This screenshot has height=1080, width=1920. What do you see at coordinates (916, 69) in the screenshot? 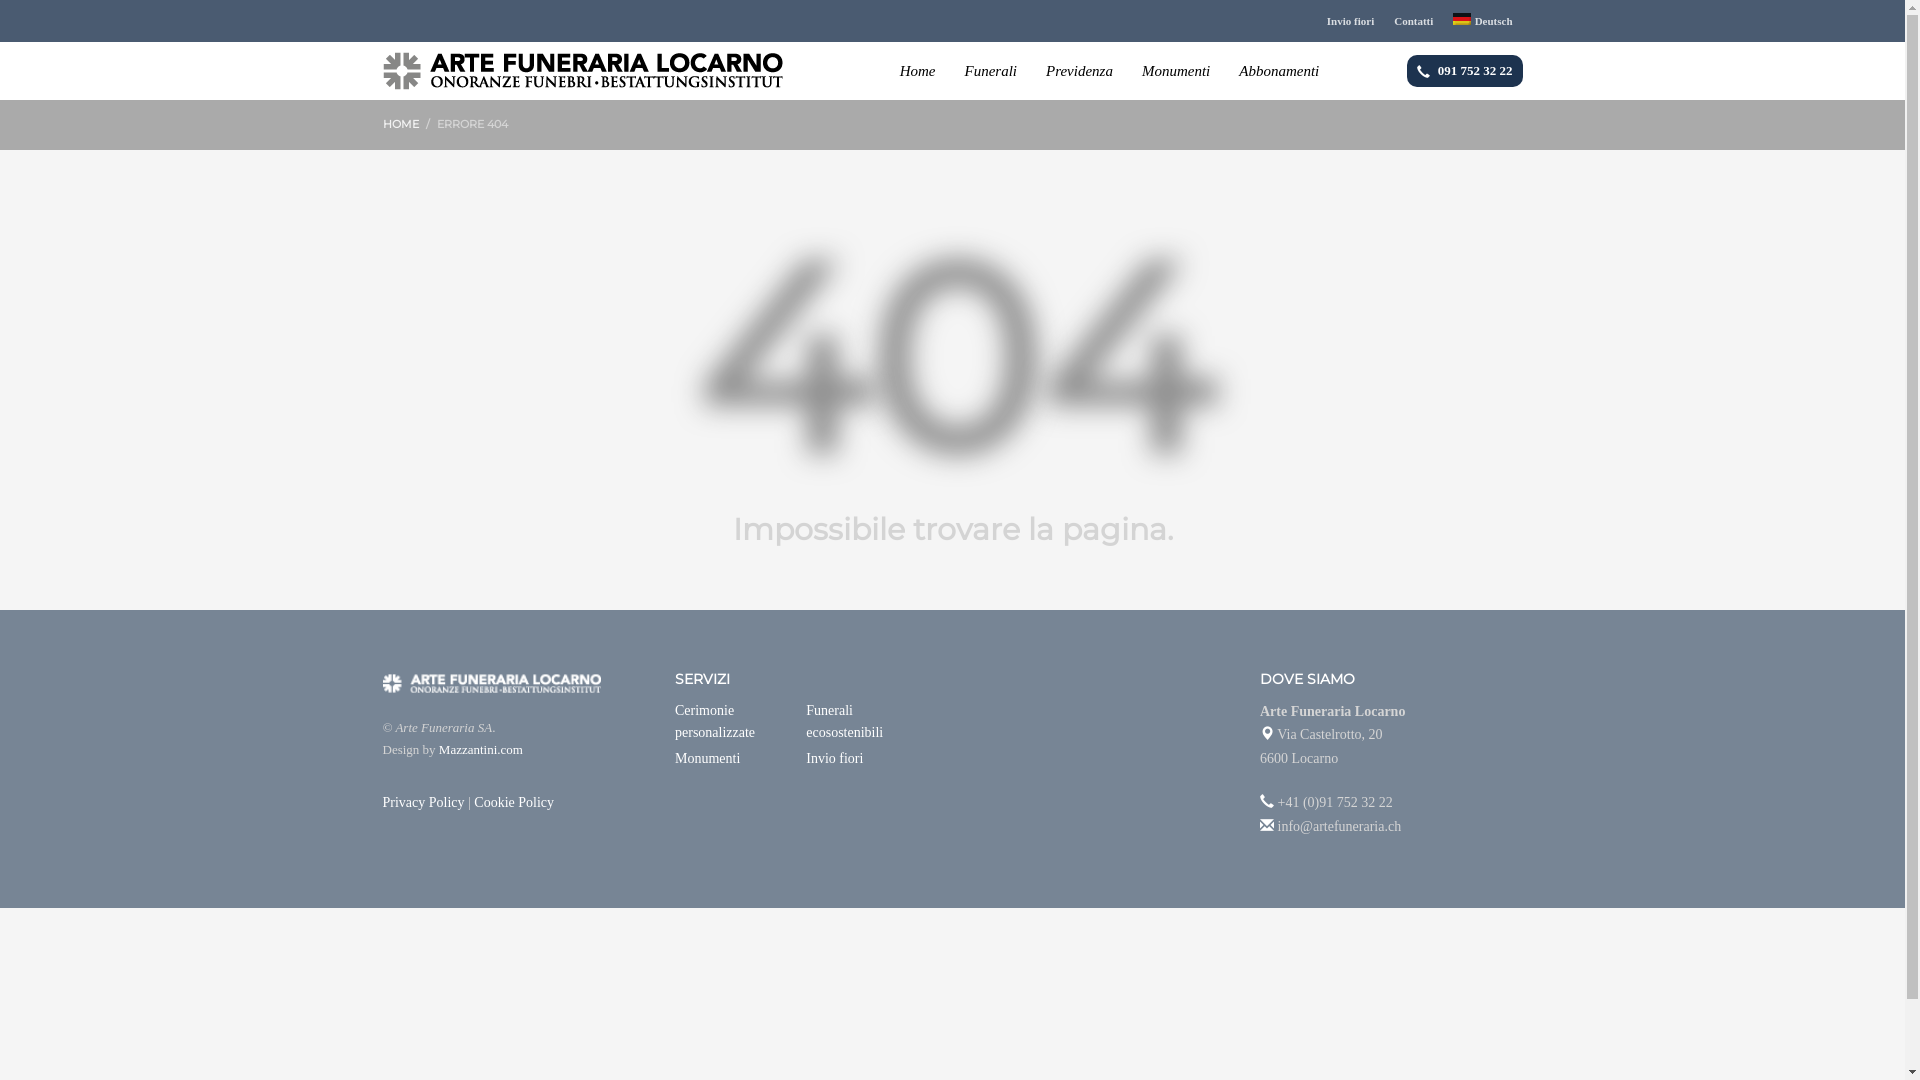
I see `'Home'` at bounding box center [916, 69].